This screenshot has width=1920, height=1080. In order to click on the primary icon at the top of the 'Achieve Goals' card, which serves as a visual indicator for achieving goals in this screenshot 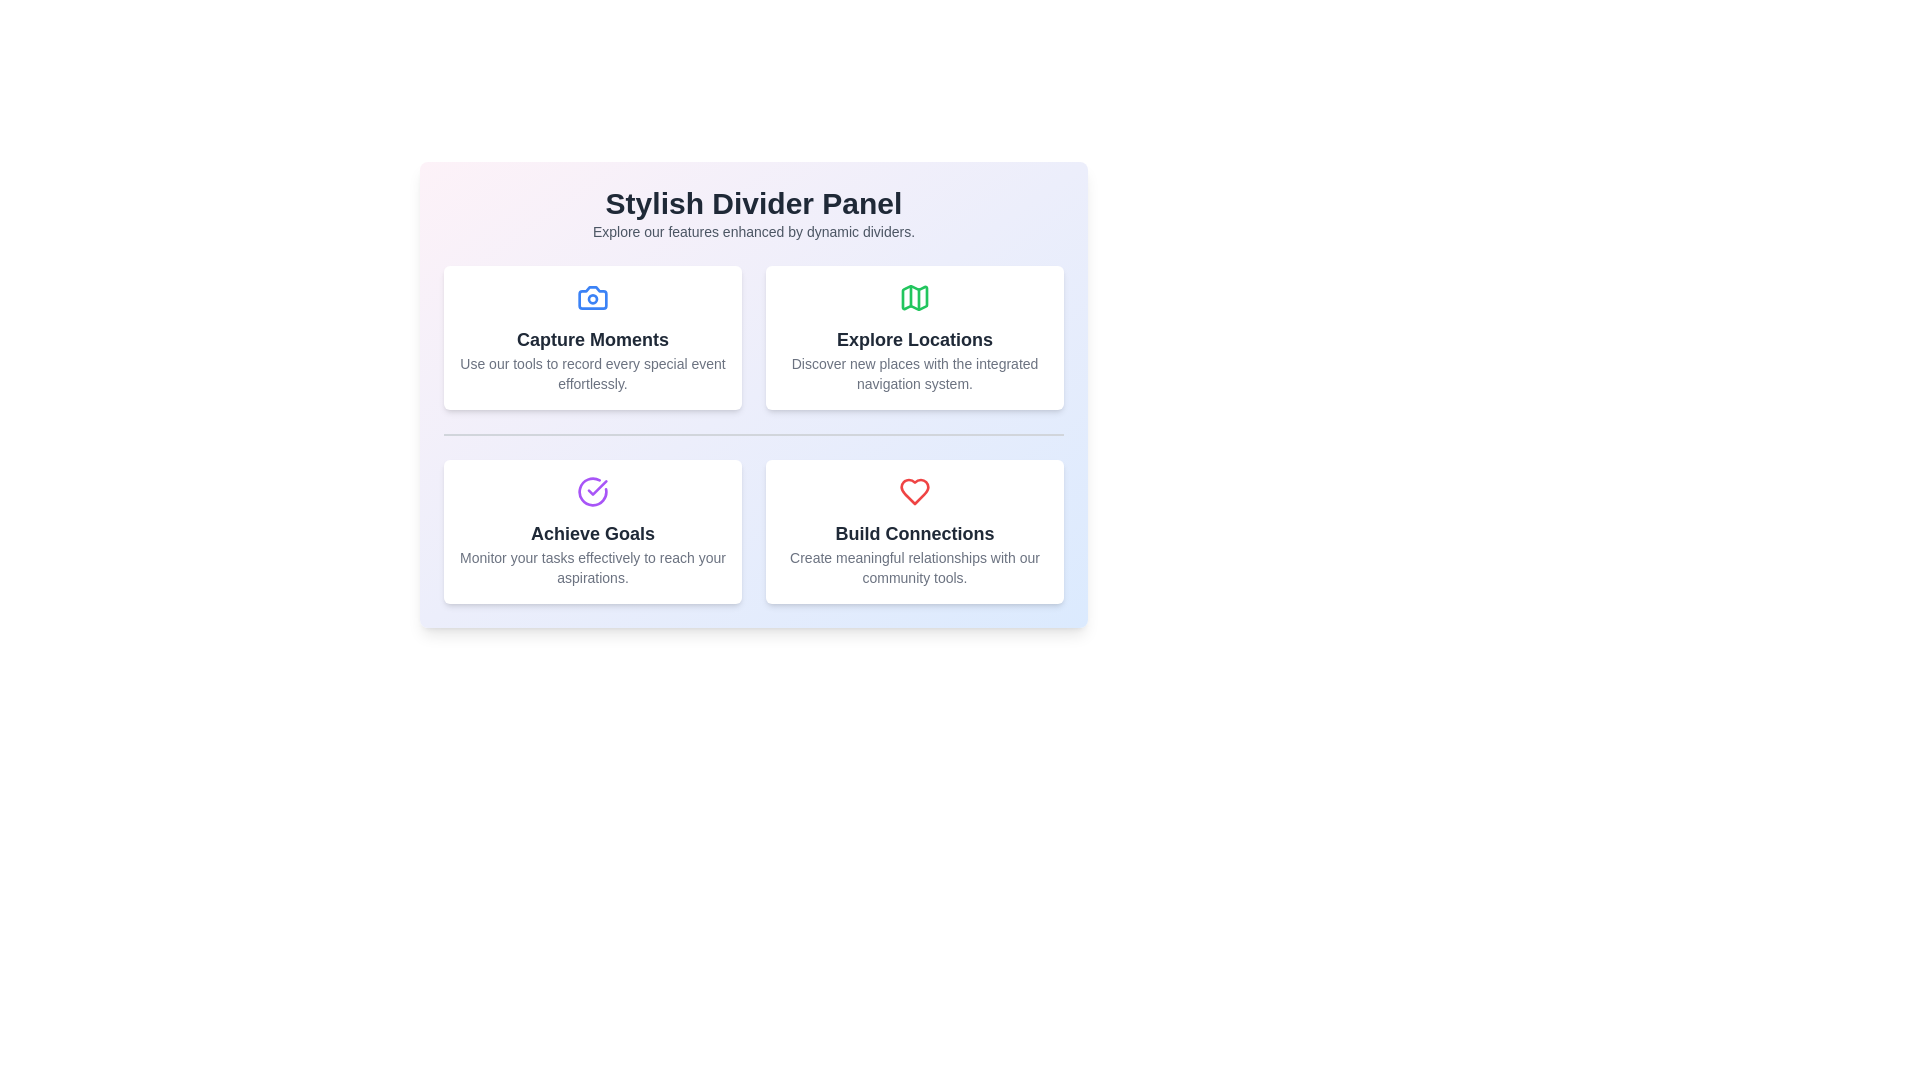, I will do `click(592, 492)`.